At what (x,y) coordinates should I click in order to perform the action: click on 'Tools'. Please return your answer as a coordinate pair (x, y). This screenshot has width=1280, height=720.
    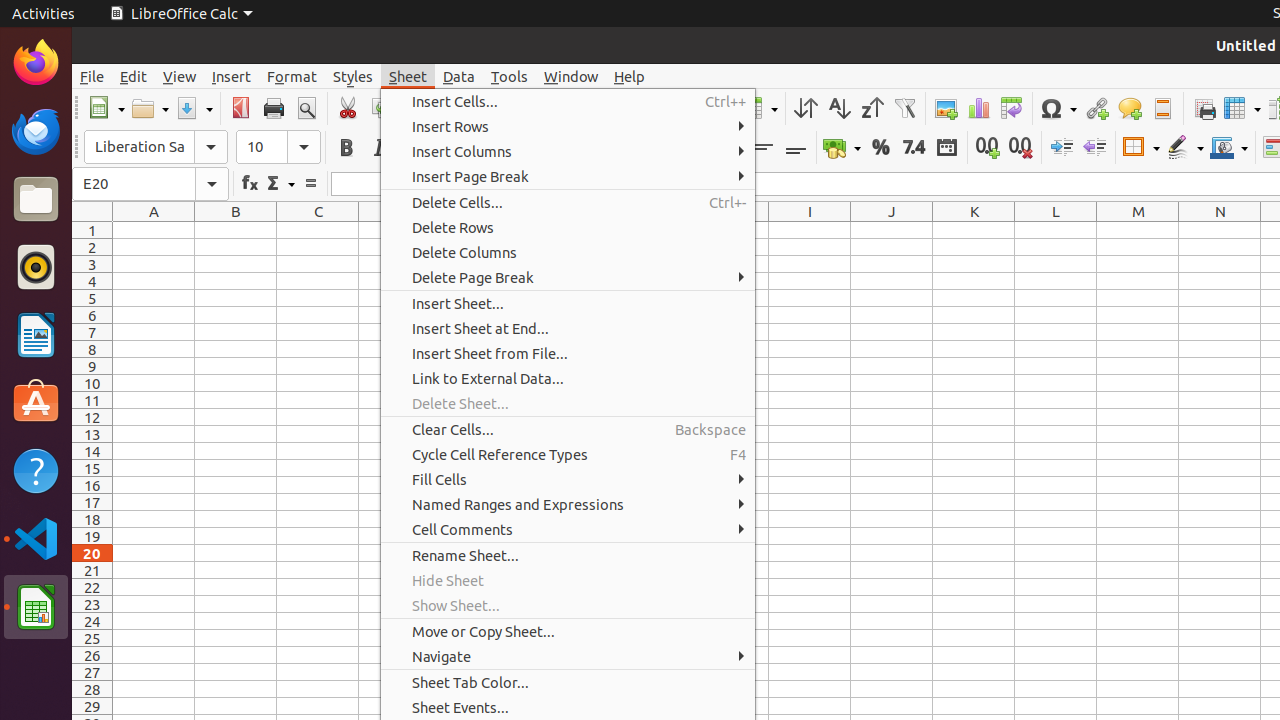
    Looking at the image, I should click on (509, 75).